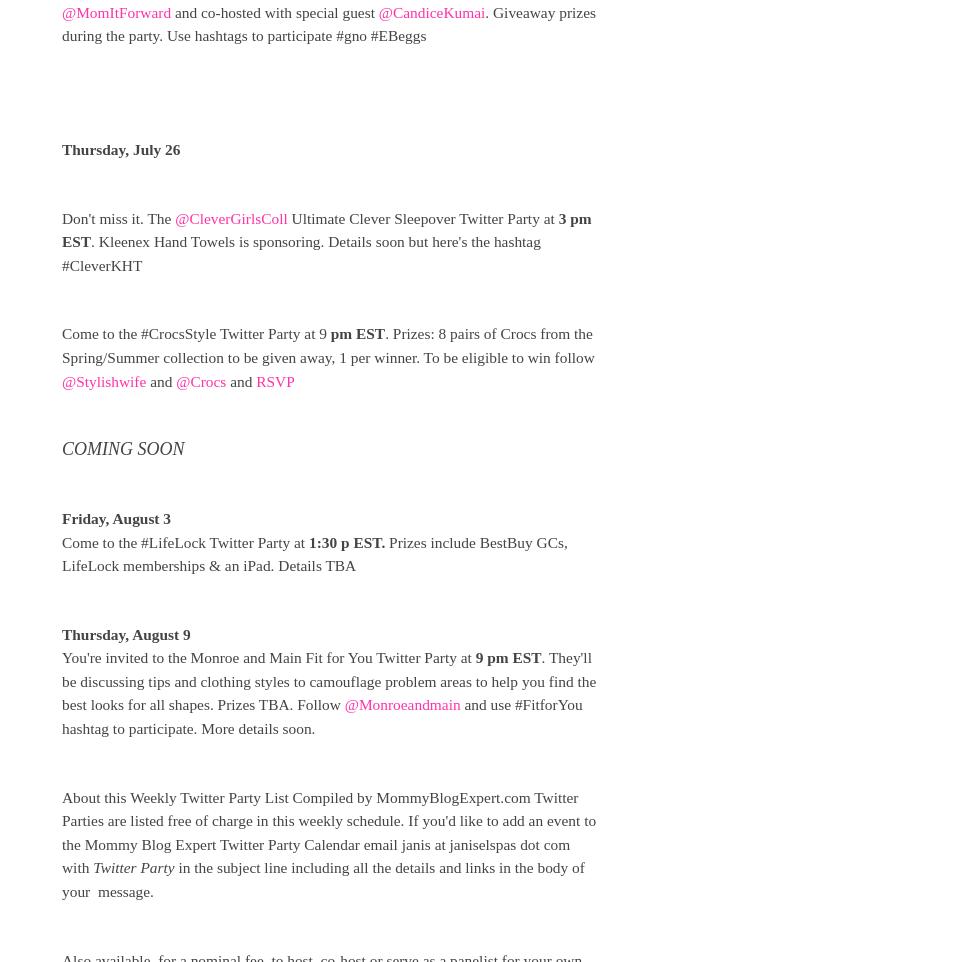  What do you see at coordinates (508, 657) in the screenshot?
I see `'9 pm EST'` at bounding box center [508, 657].